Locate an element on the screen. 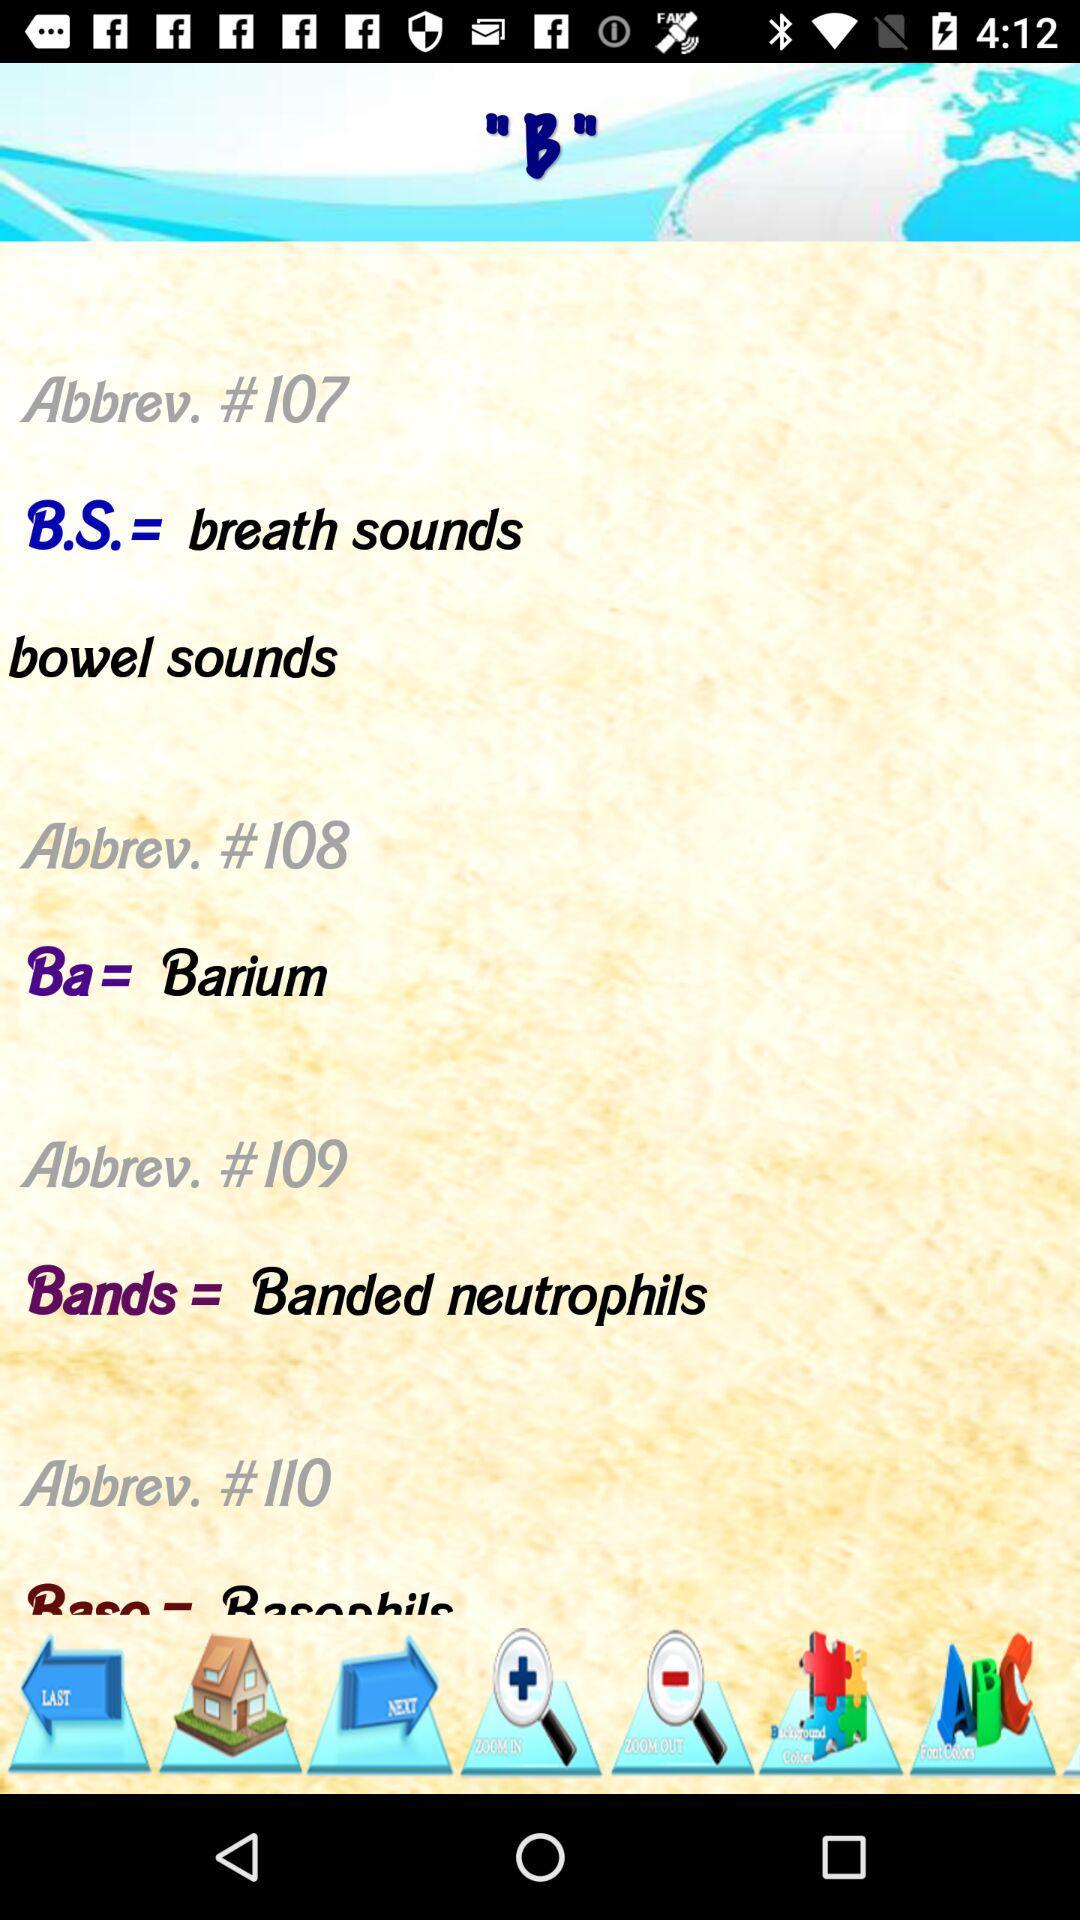 Image resolution: width=1080 pixels, height=1920 pixels. zoom in is located at coordinates (529, 1702).